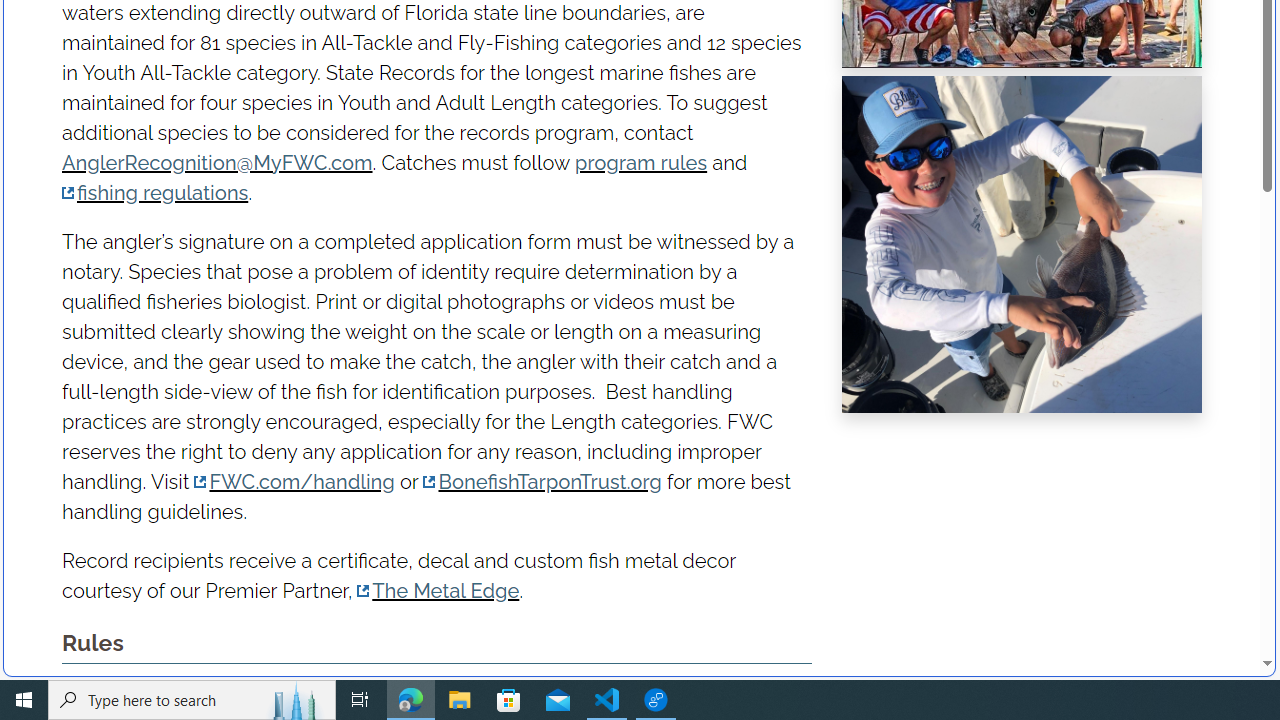 Image resolution: width=1280 pixels, height=720 pixels. What do you see at coordinates (437, 590) in the screenshot?
I see `'The Metal Edge'` at bounding box center [437, 590].